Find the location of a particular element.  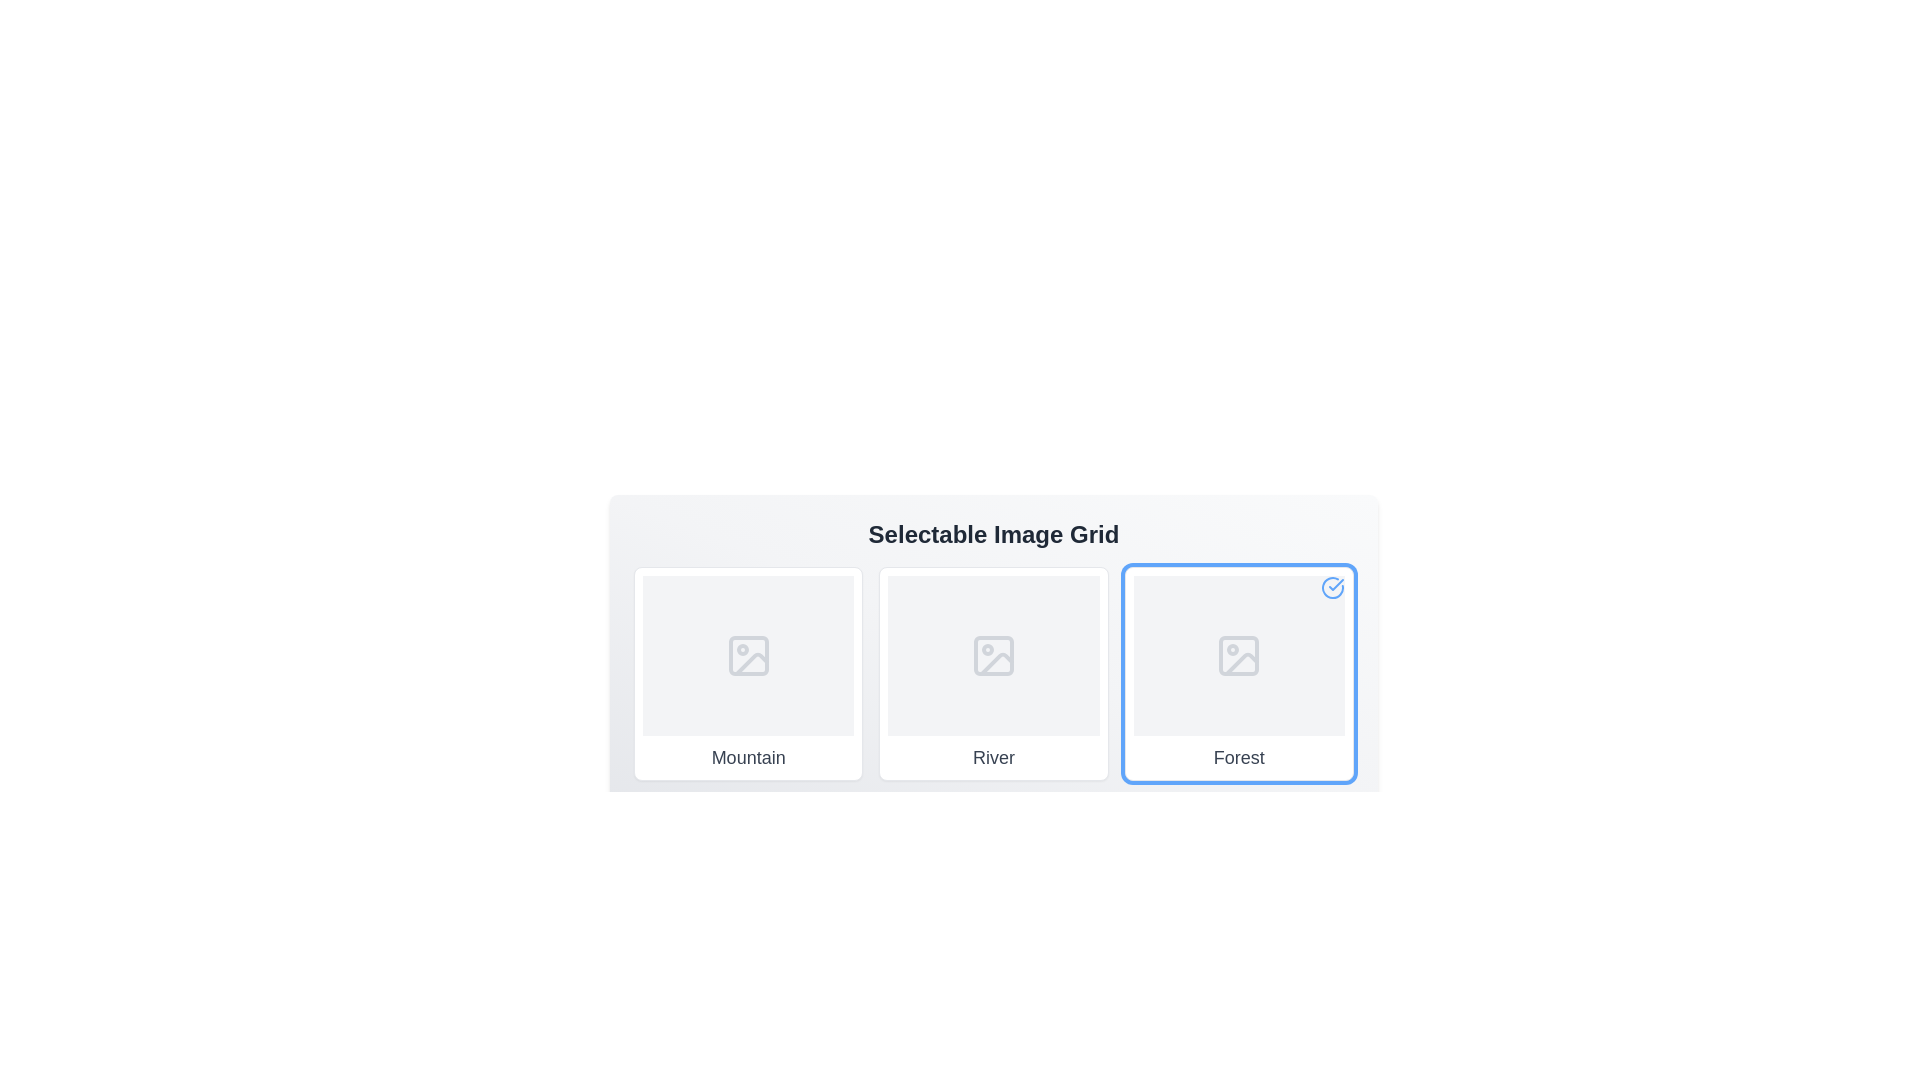

the selectable image grid item labeled Forest to observe hover effects is located at coordinates (1238, 674).